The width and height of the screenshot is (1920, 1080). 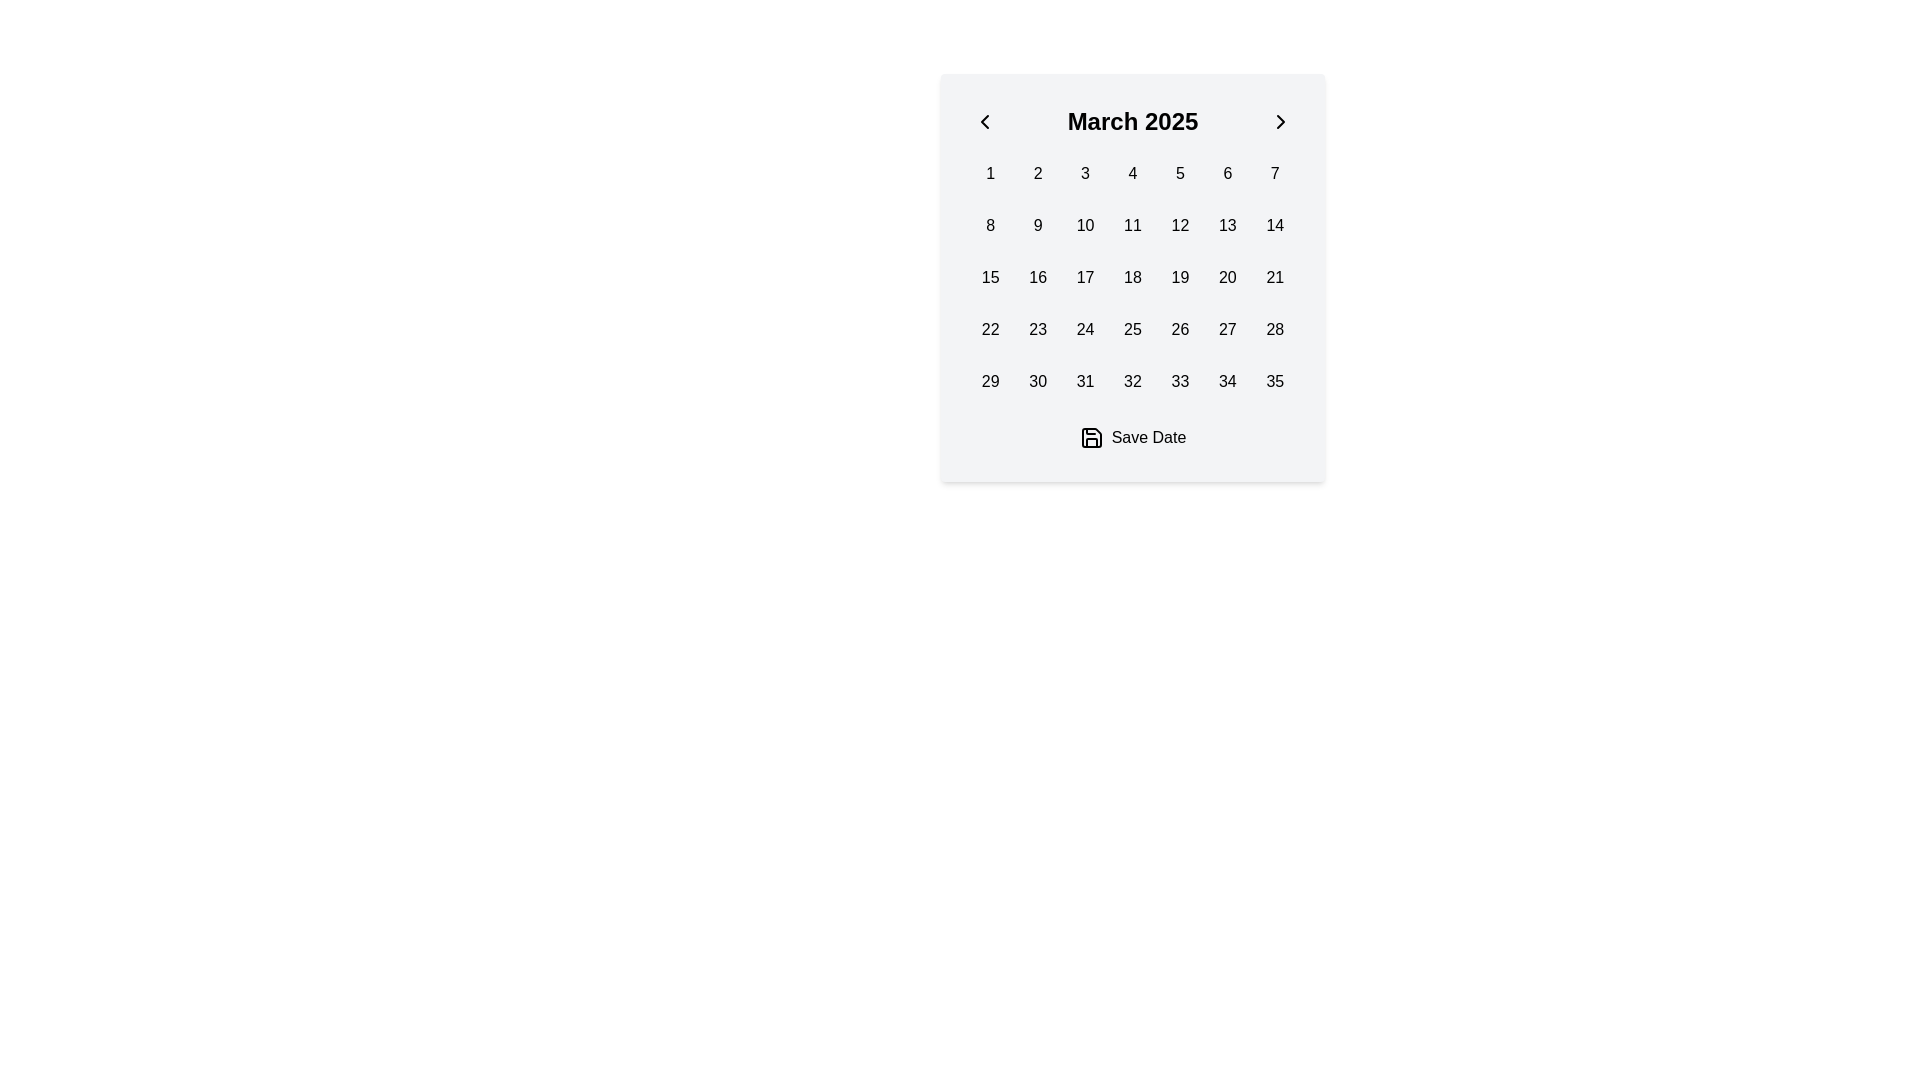 I want to click on on the calendar day button displaying the number '26' in the grid layout for March 2025, so click(x=1180, y=329).